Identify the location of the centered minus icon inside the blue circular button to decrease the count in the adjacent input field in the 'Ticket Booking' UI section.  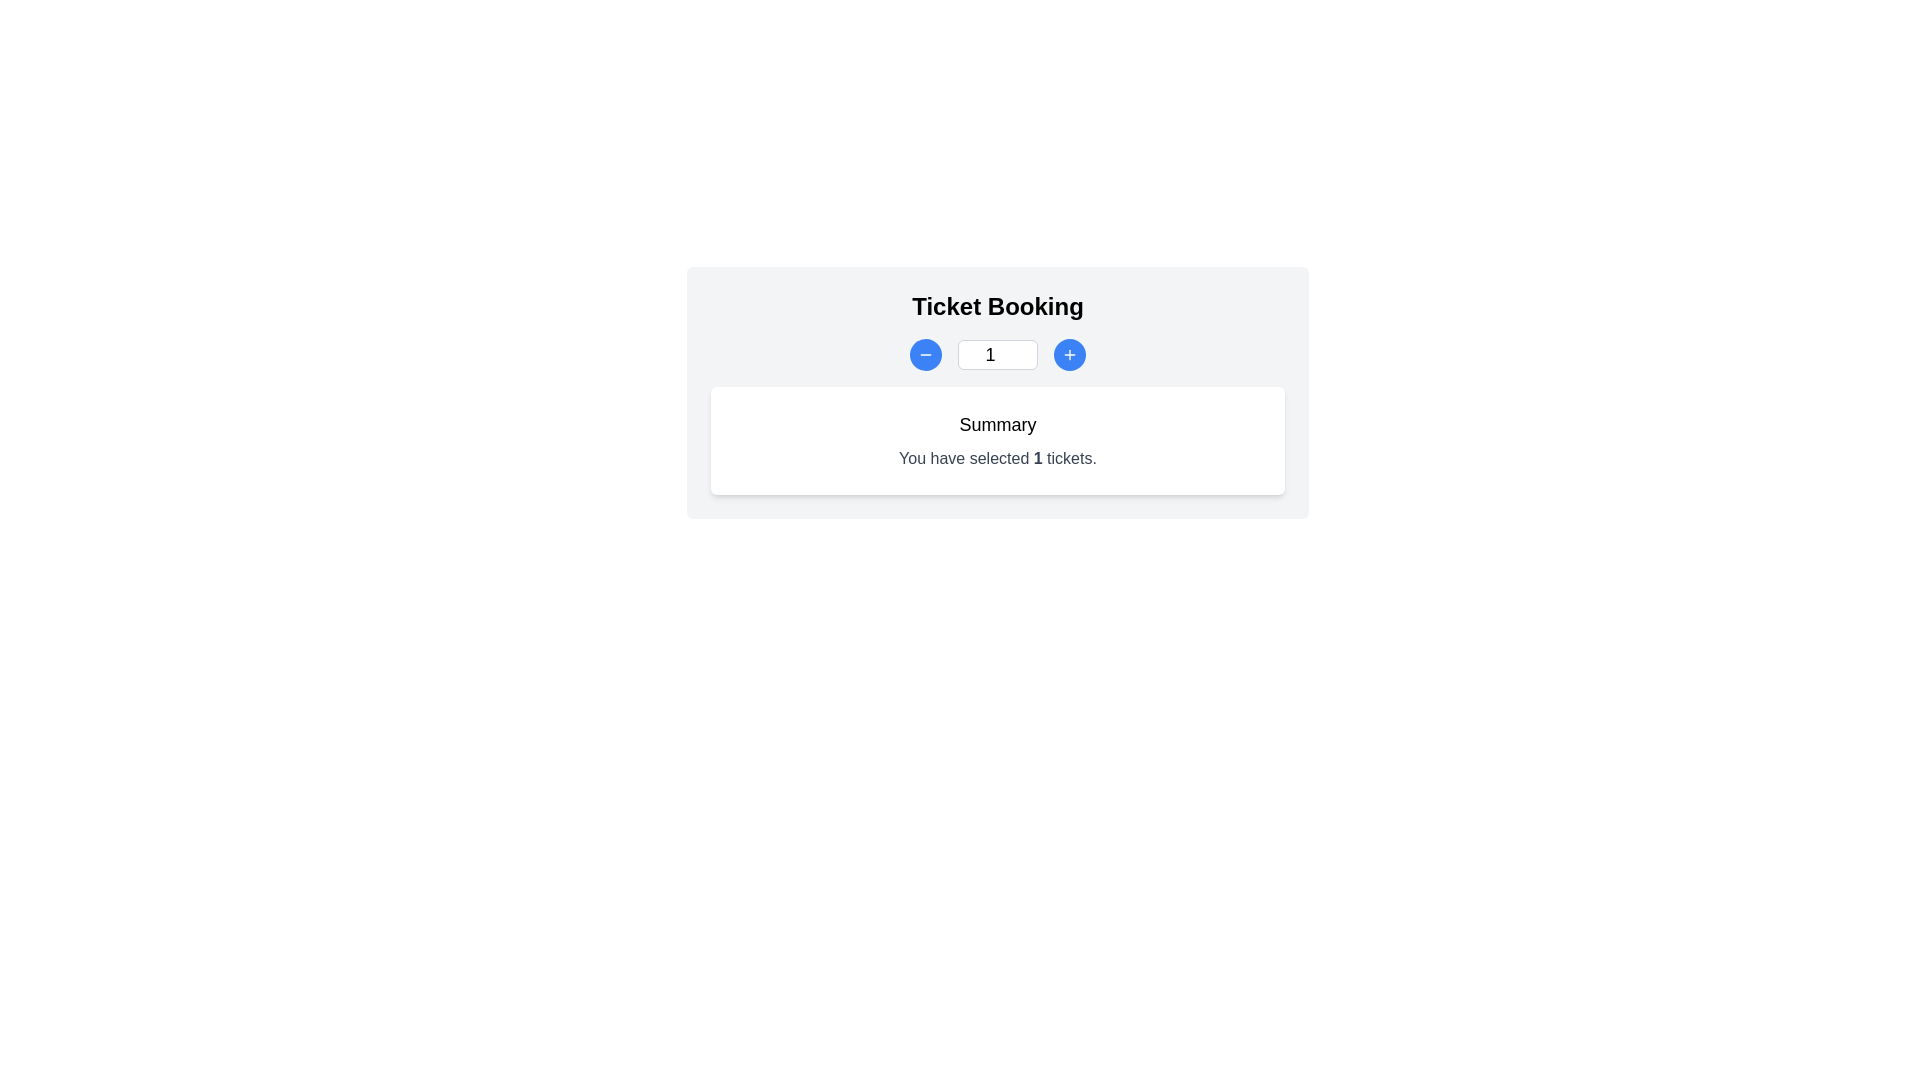
(925, 353).